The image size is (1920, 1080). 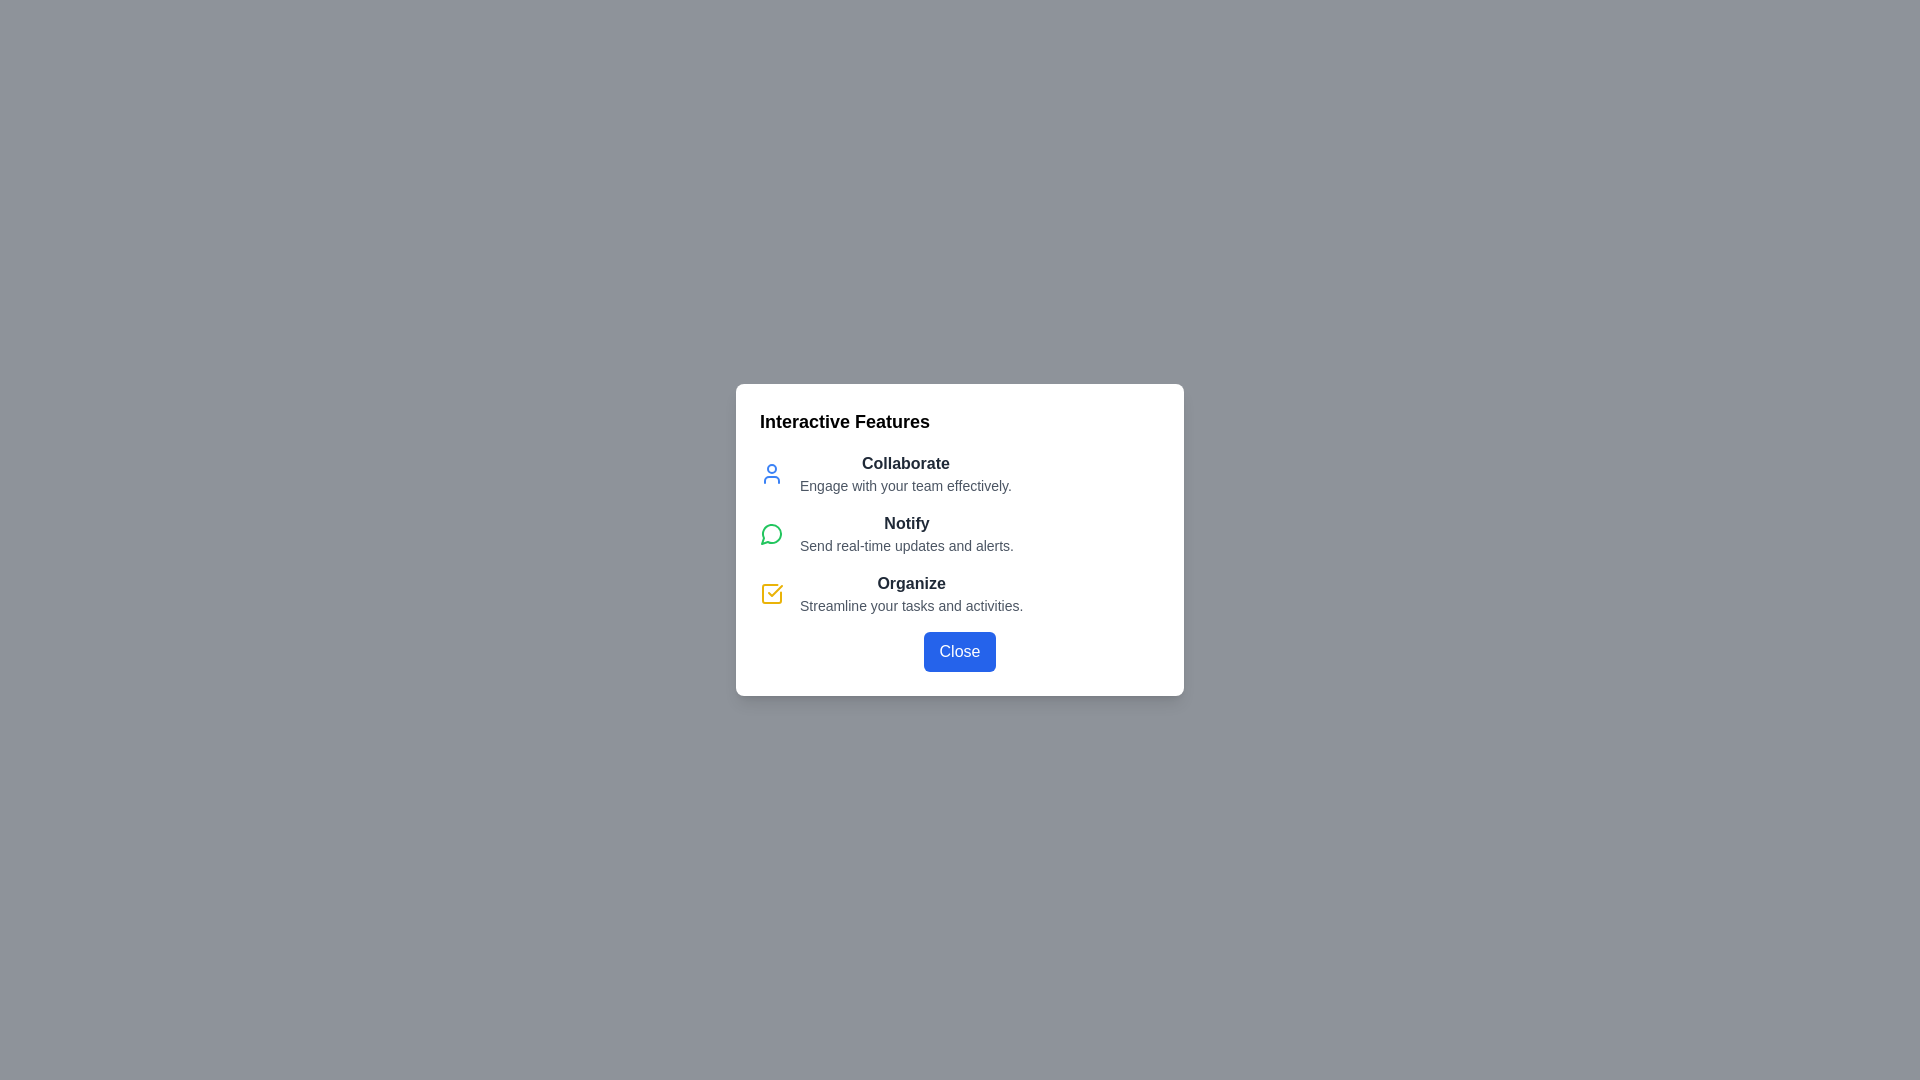 I want to click on the feature Organize to explore its content, so click(x=771, y=593).